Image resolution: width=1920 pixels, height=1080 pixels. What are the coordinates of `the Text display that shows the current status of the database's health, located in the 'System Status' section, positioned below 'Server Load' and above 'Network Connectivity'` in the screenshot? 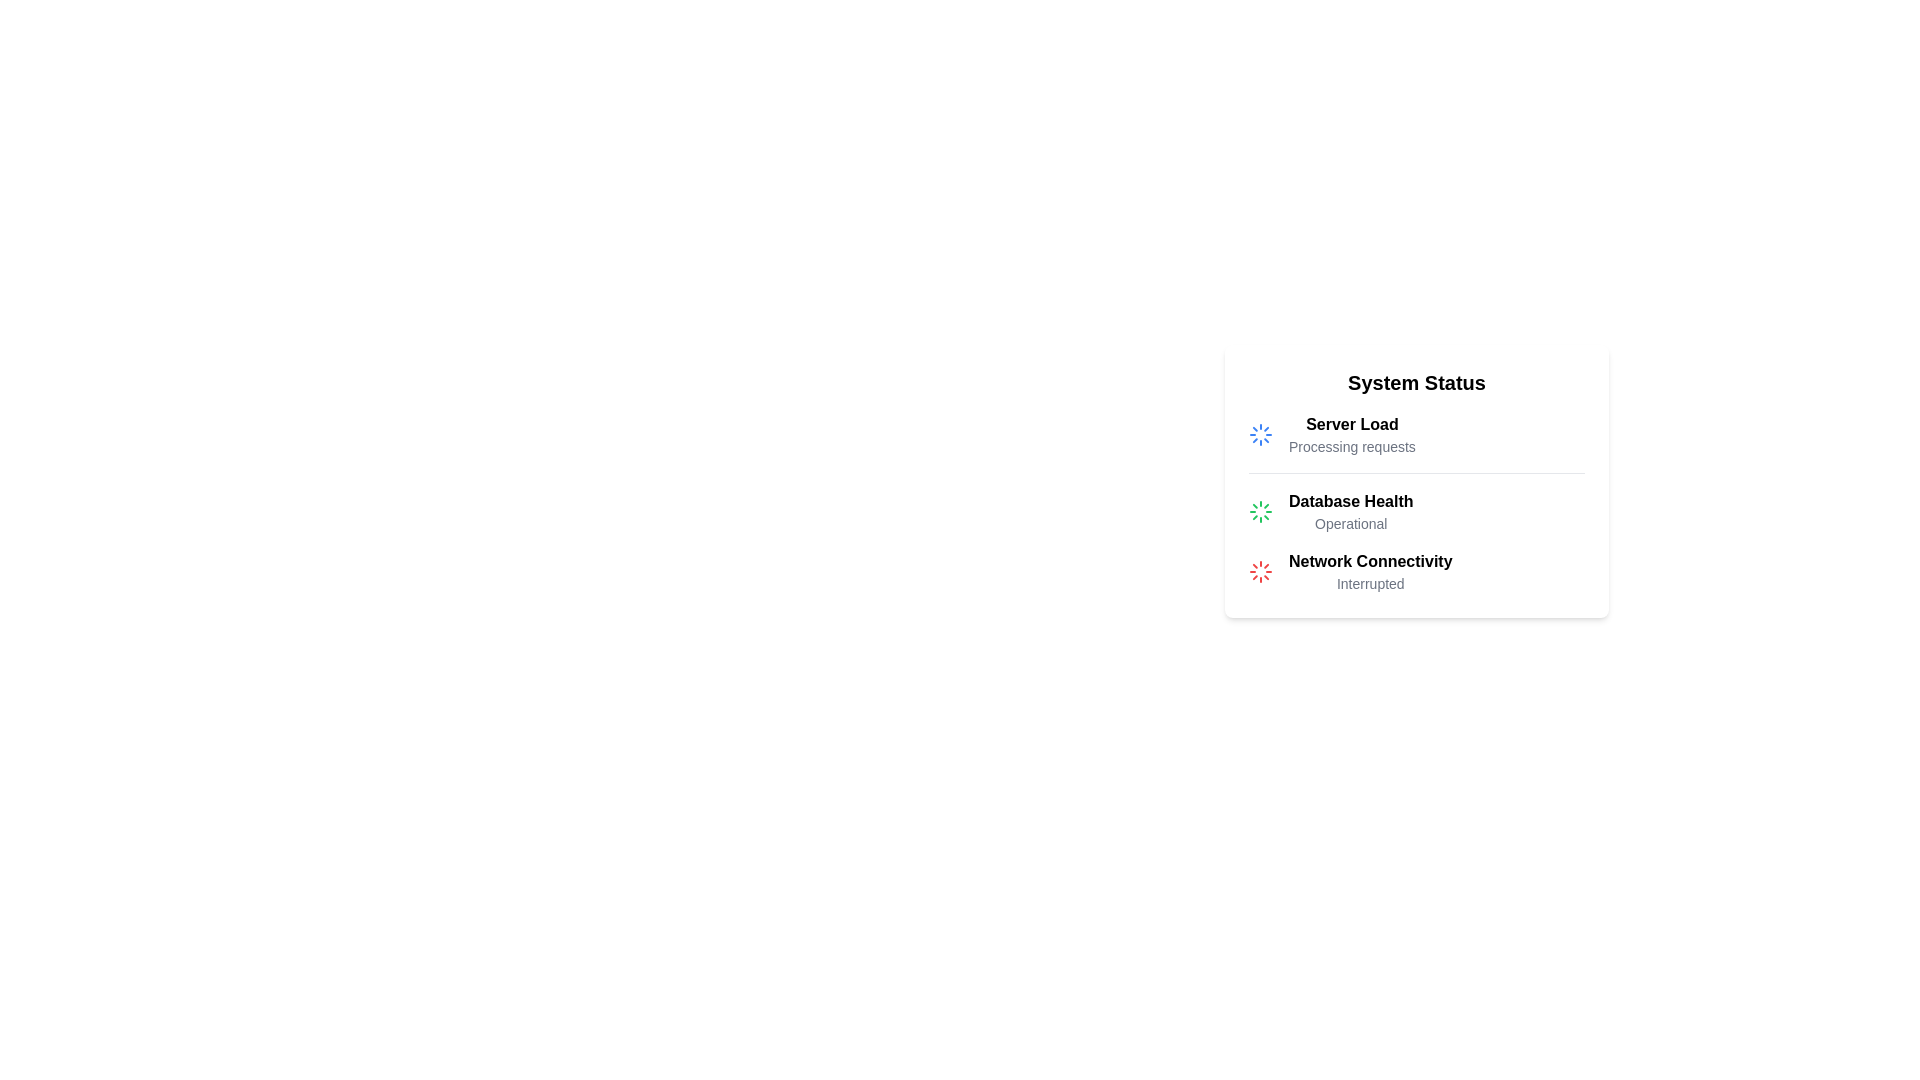 It's located at (1351, 511).